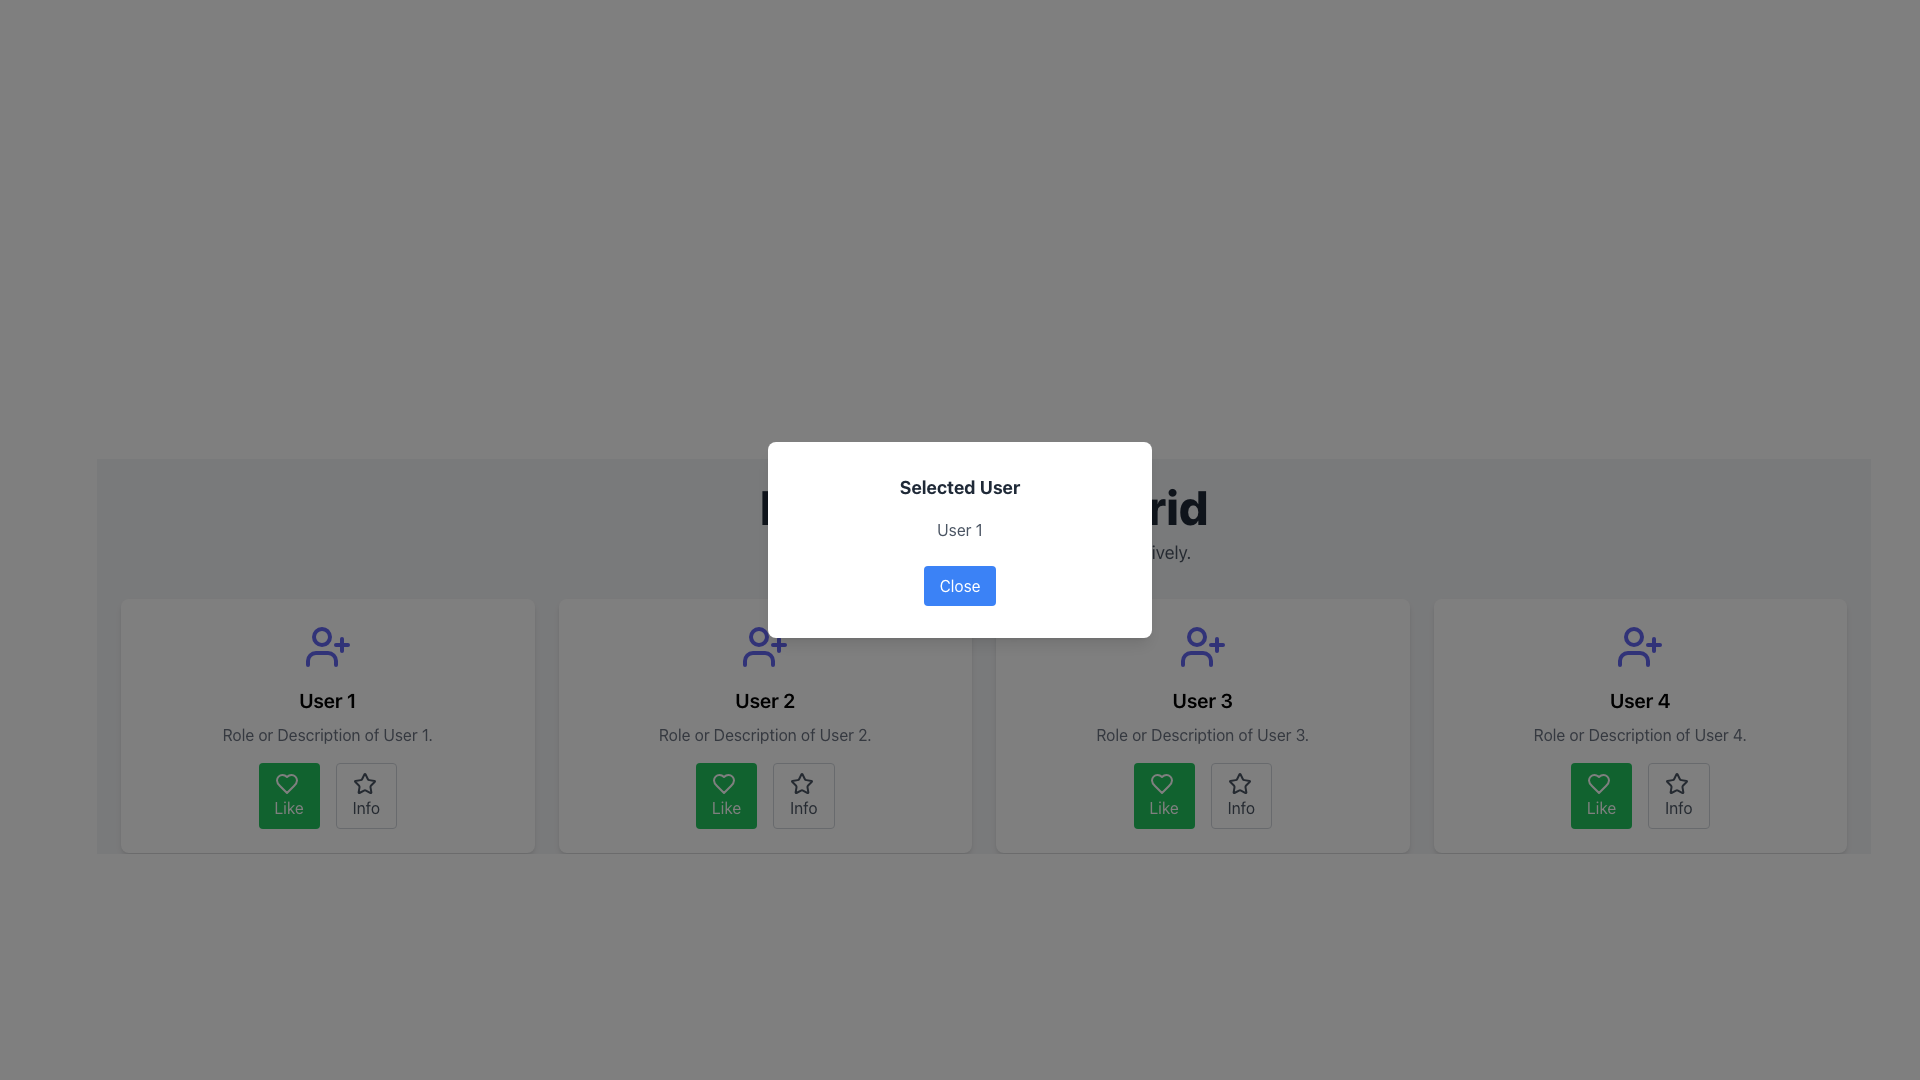 Image resolution: width=1920 pixels, height=1080 pixels. What do you see at coordinates (1238, 782) in the screenshot?
I see `the star-shaped icon with a hollow center that is located within the card for 'User 3,' positioned to the right of the green 'Like' button` at bounding box center [1238, 782].